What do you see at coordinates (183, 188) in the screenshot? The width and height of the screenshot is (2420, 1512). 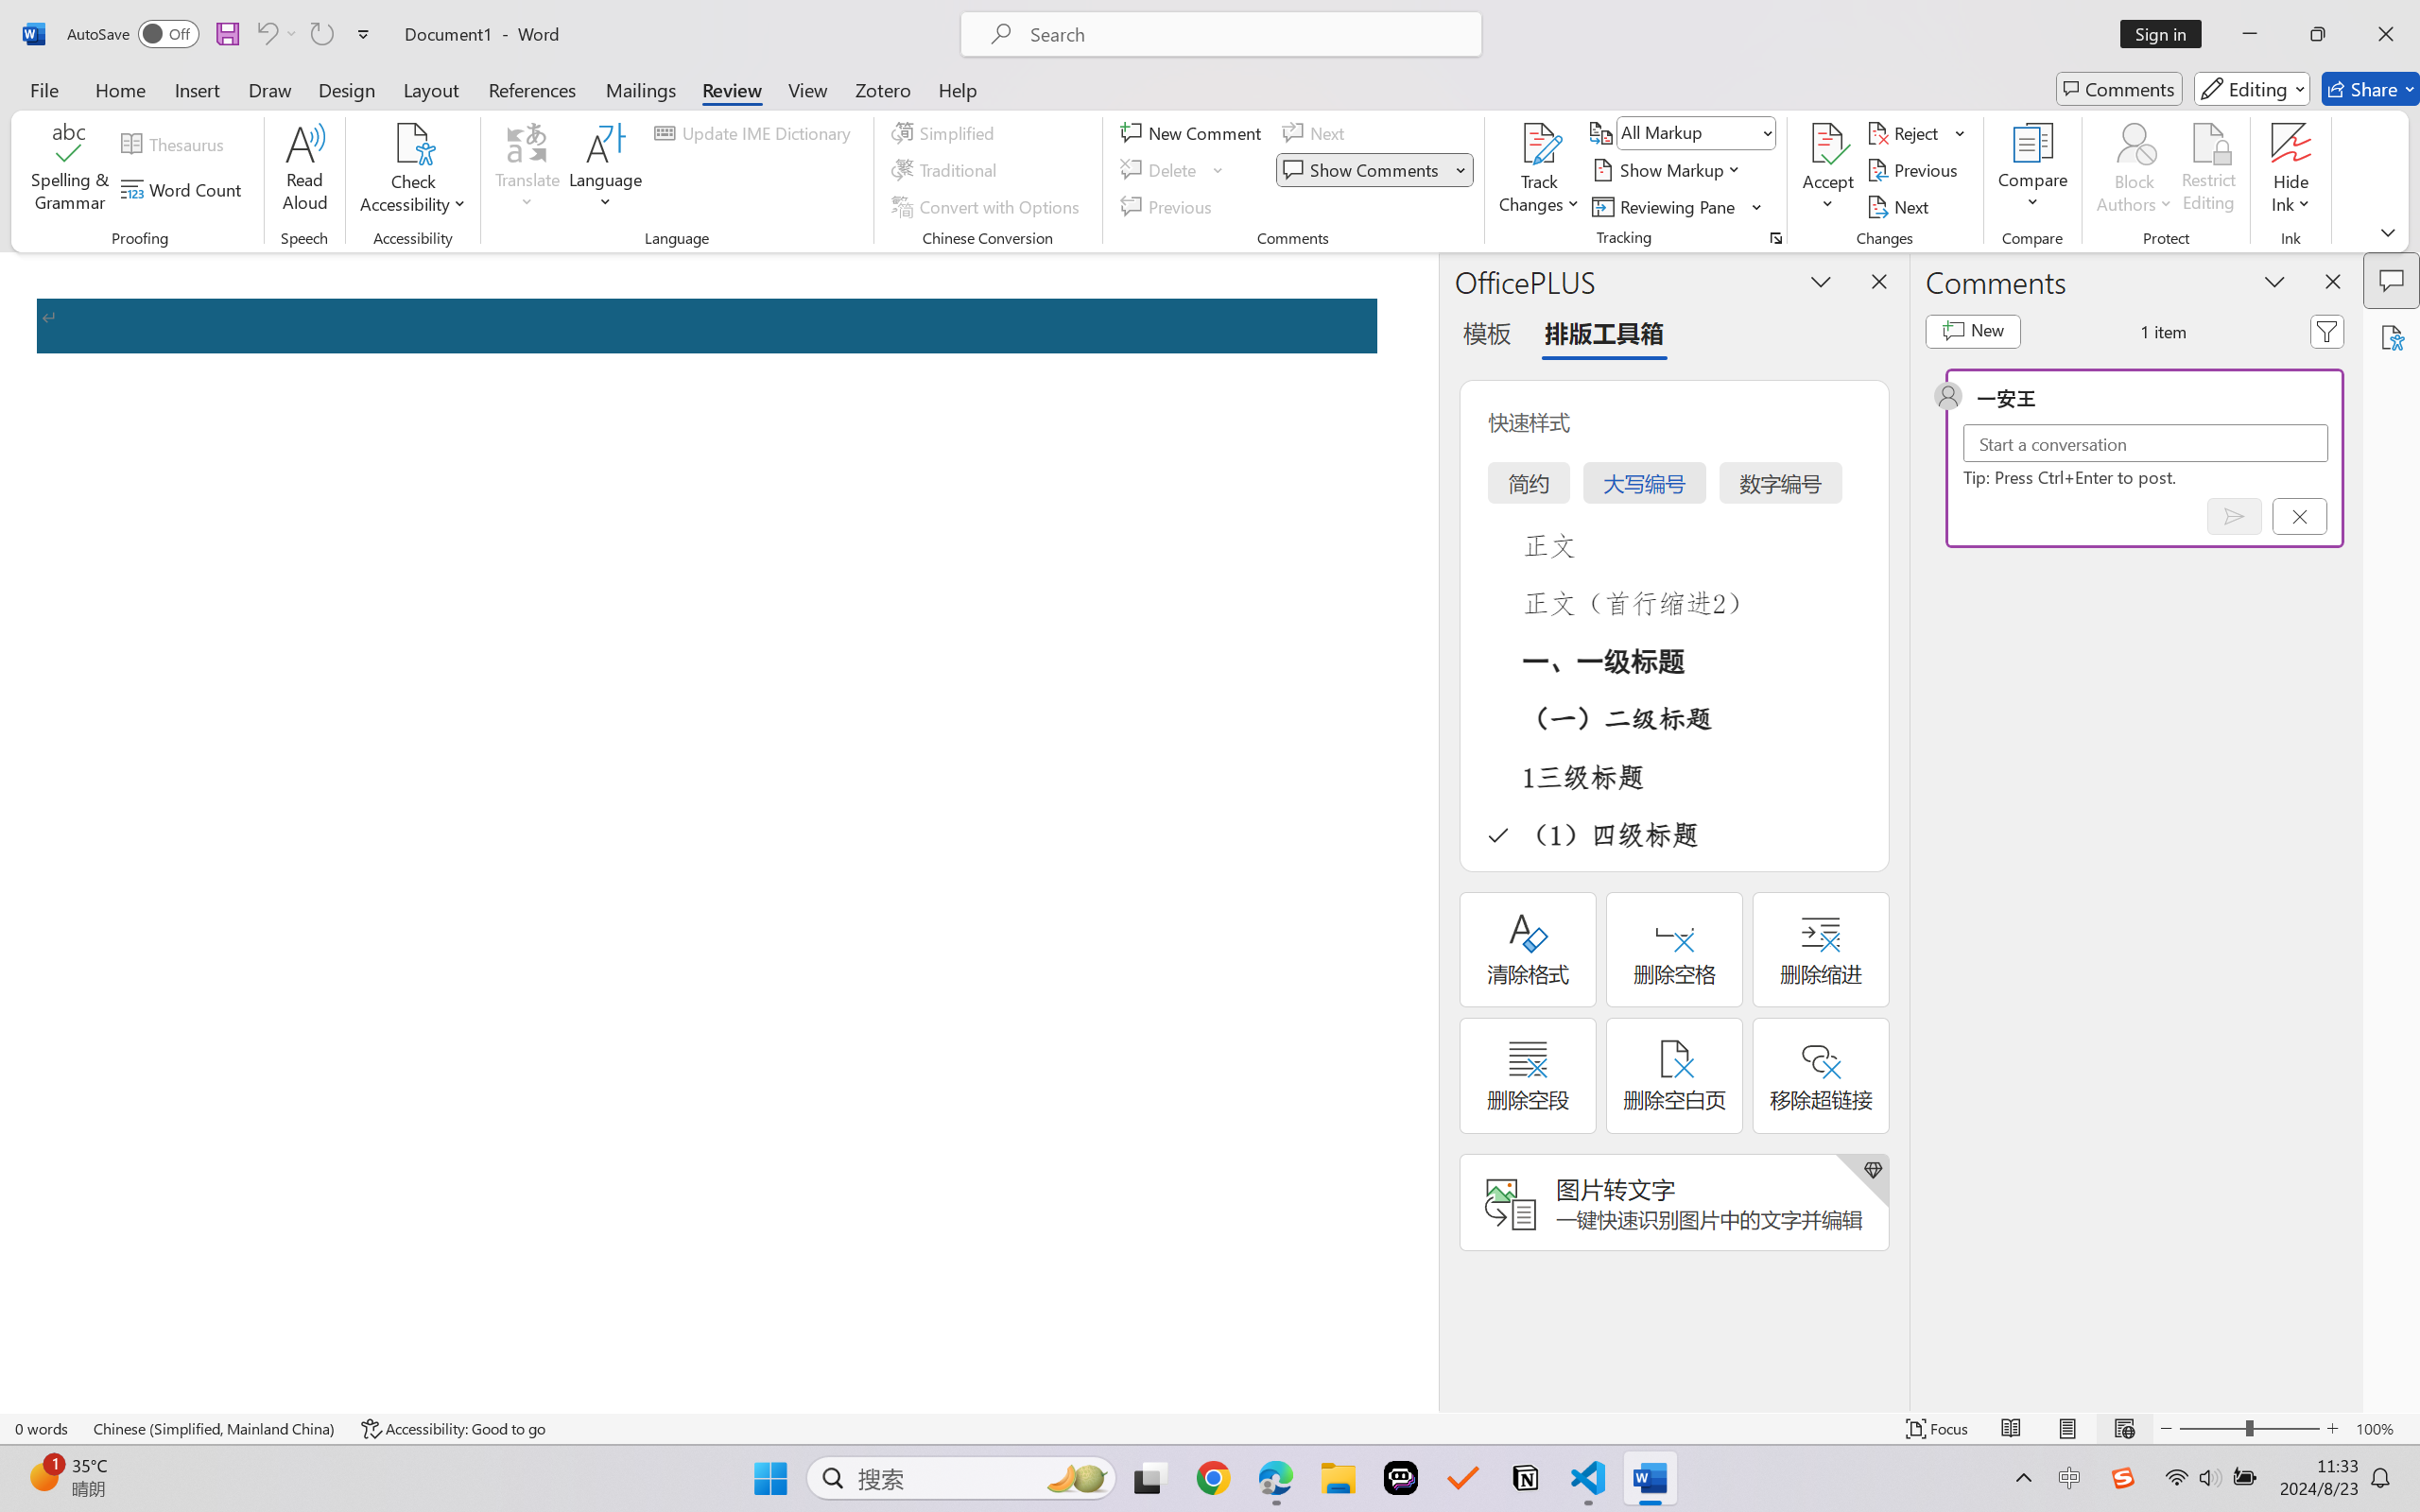 I see `'Word Count'` at bounding box center [183, 188].